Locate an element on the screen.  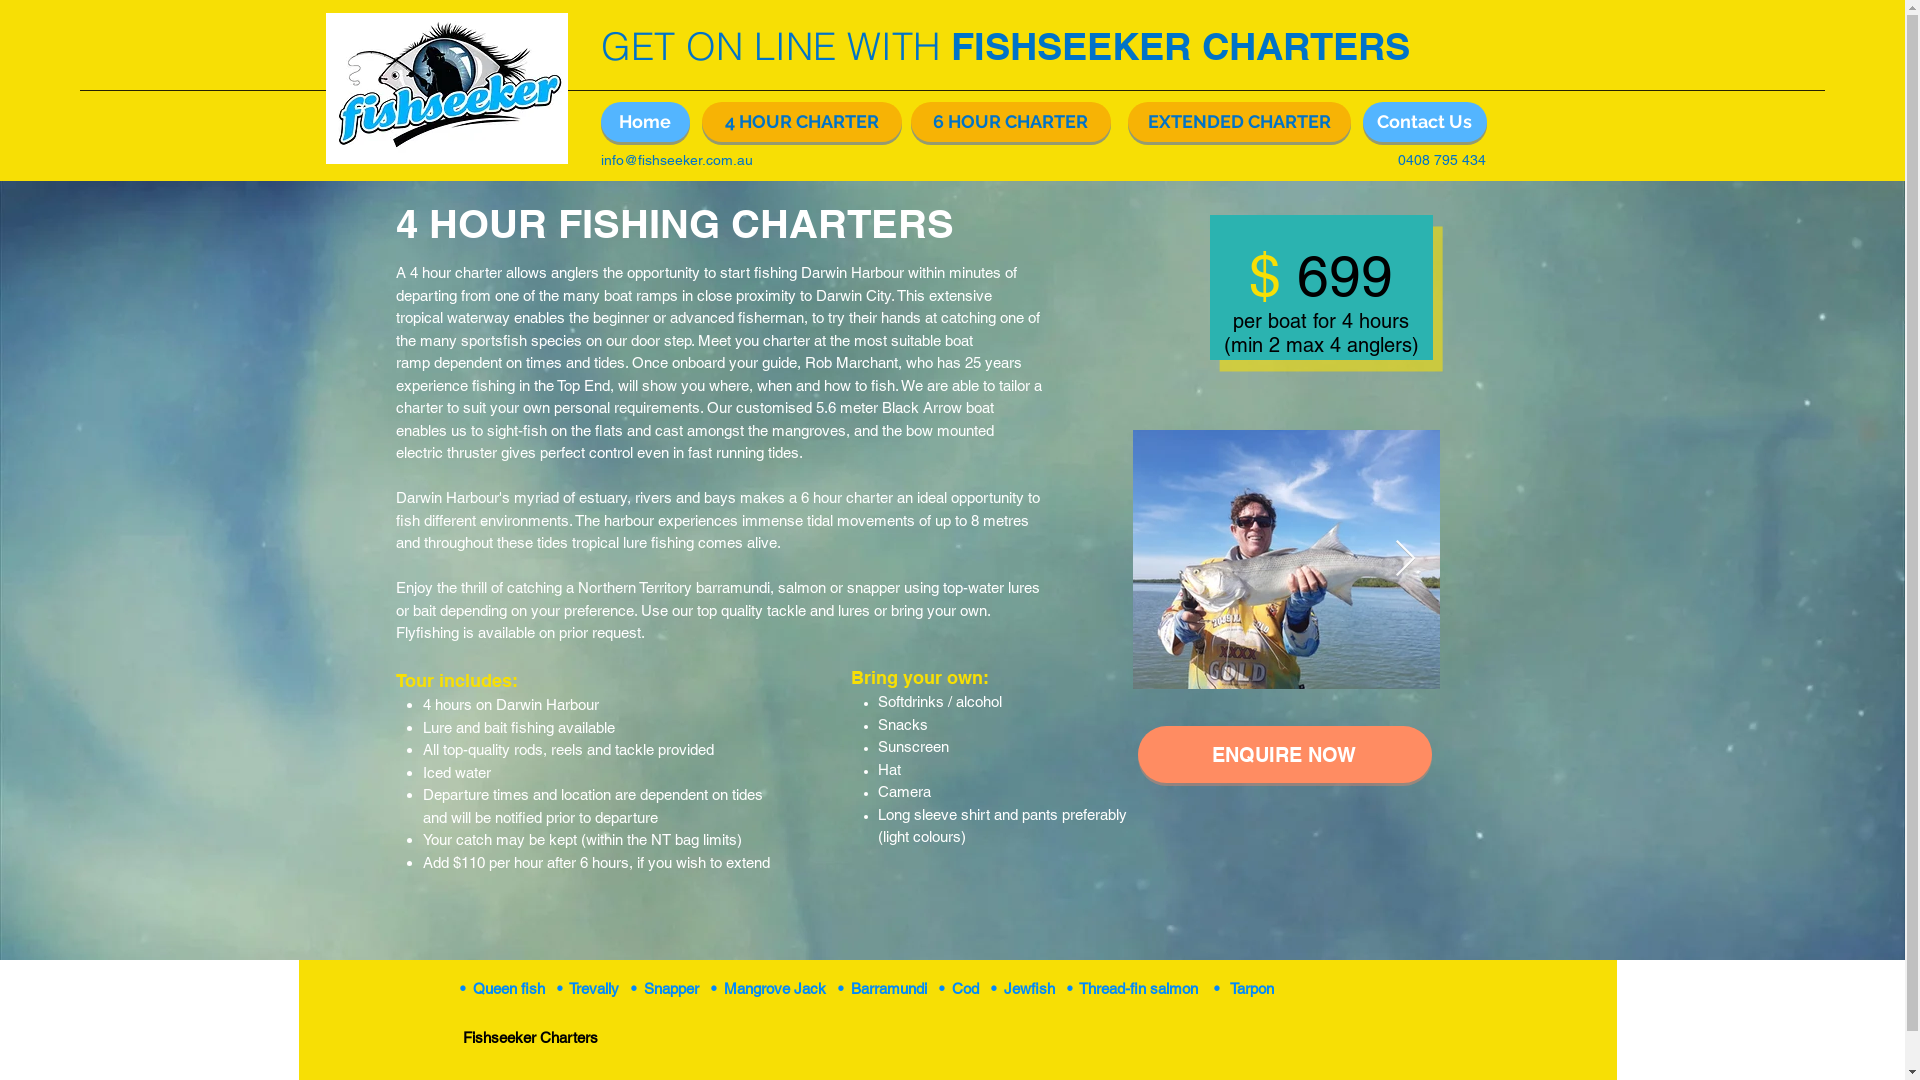
'4 HOUR CHARTER' is located at coordinates (801, 122).